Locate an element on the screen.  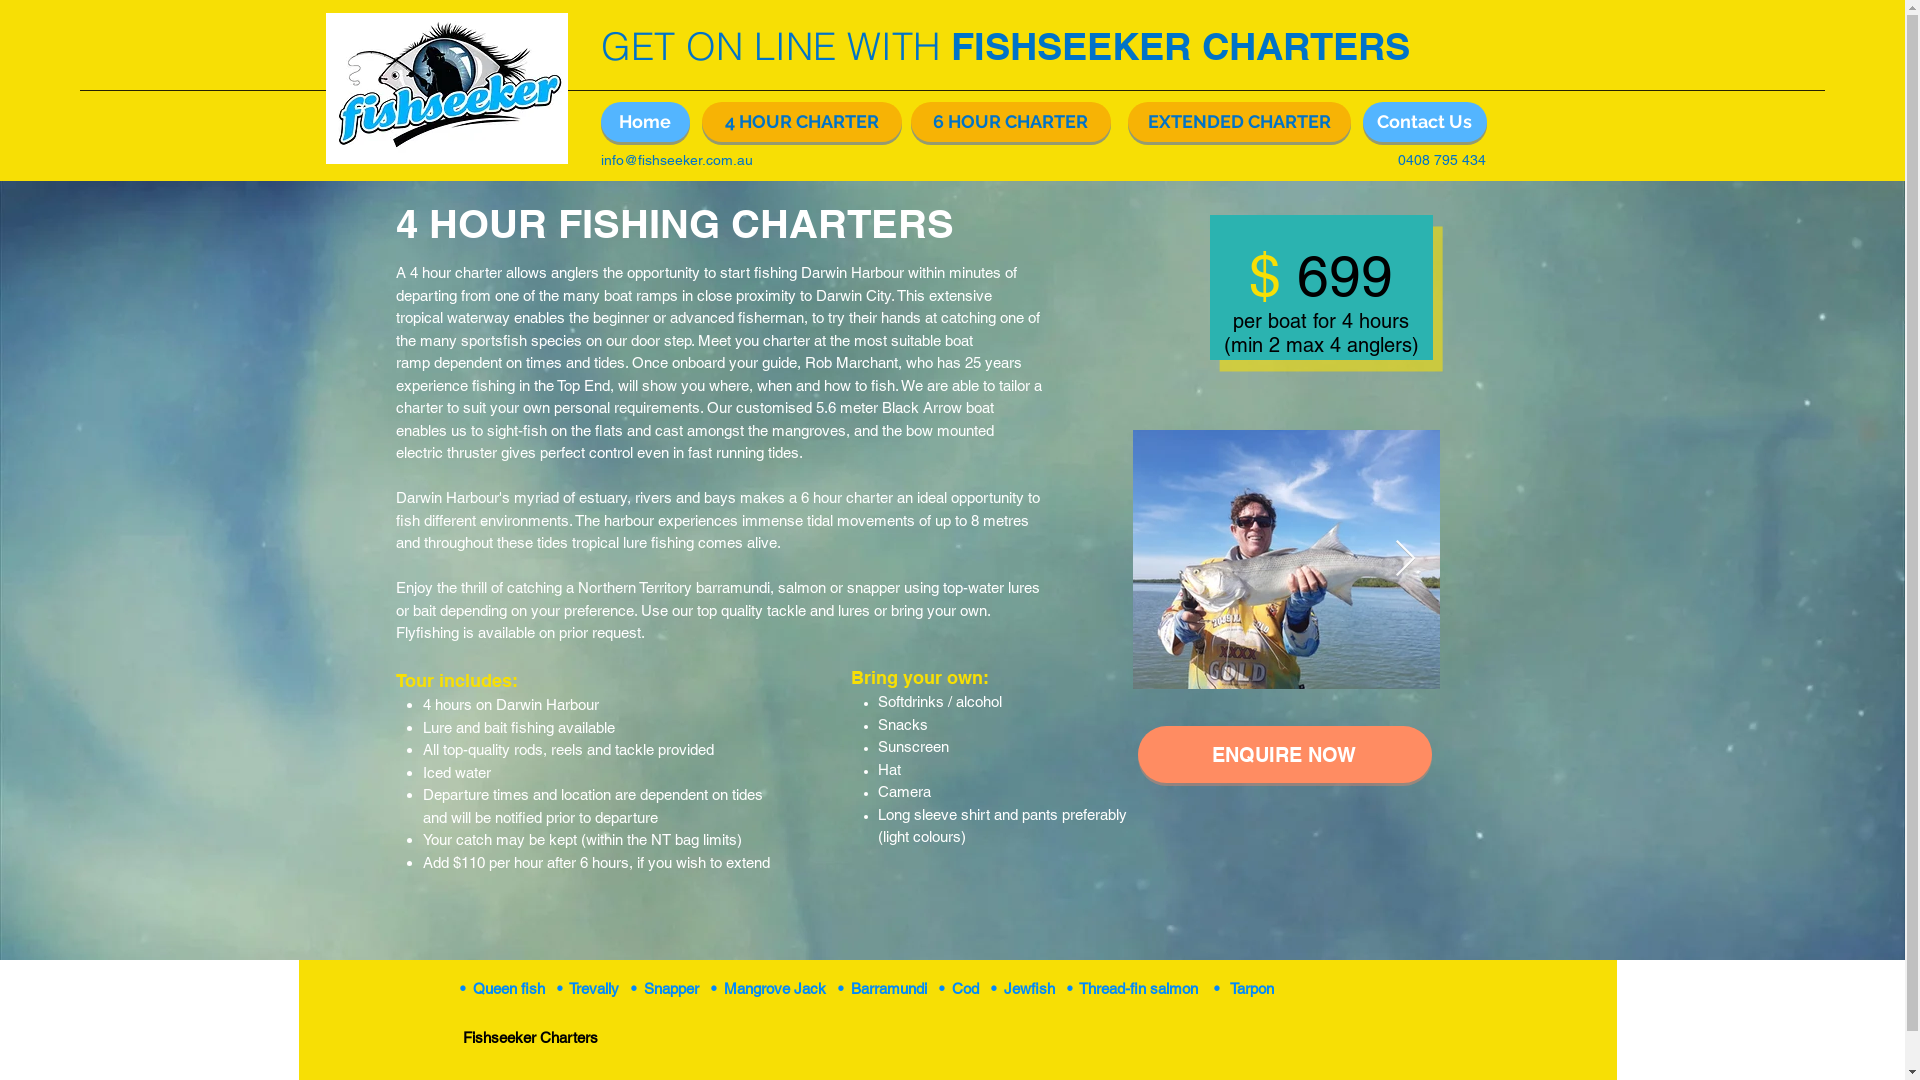
'4 HOUR CHARTER' is located at coordinates (801, 122).